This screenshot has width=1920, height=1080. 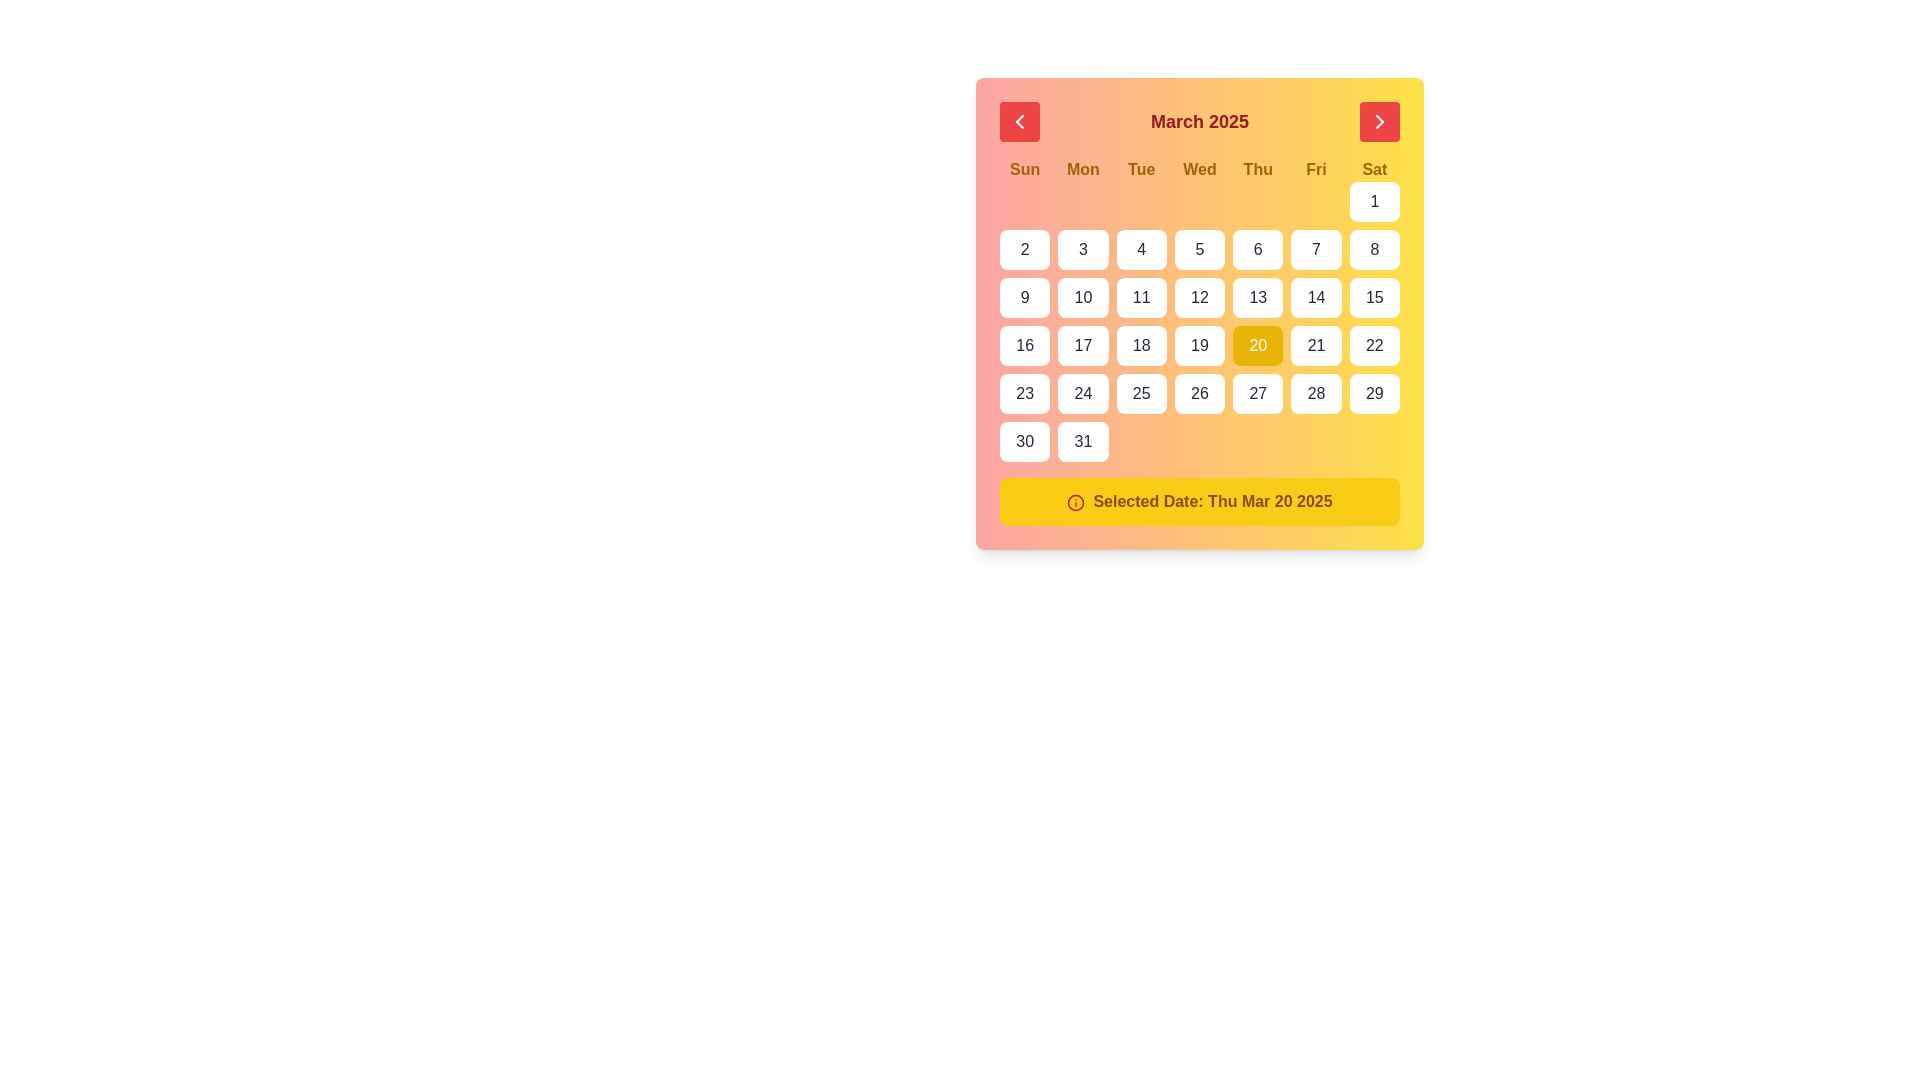 I want to click on the calendar date box displaying the number '15', so click(x=1373, y=297).